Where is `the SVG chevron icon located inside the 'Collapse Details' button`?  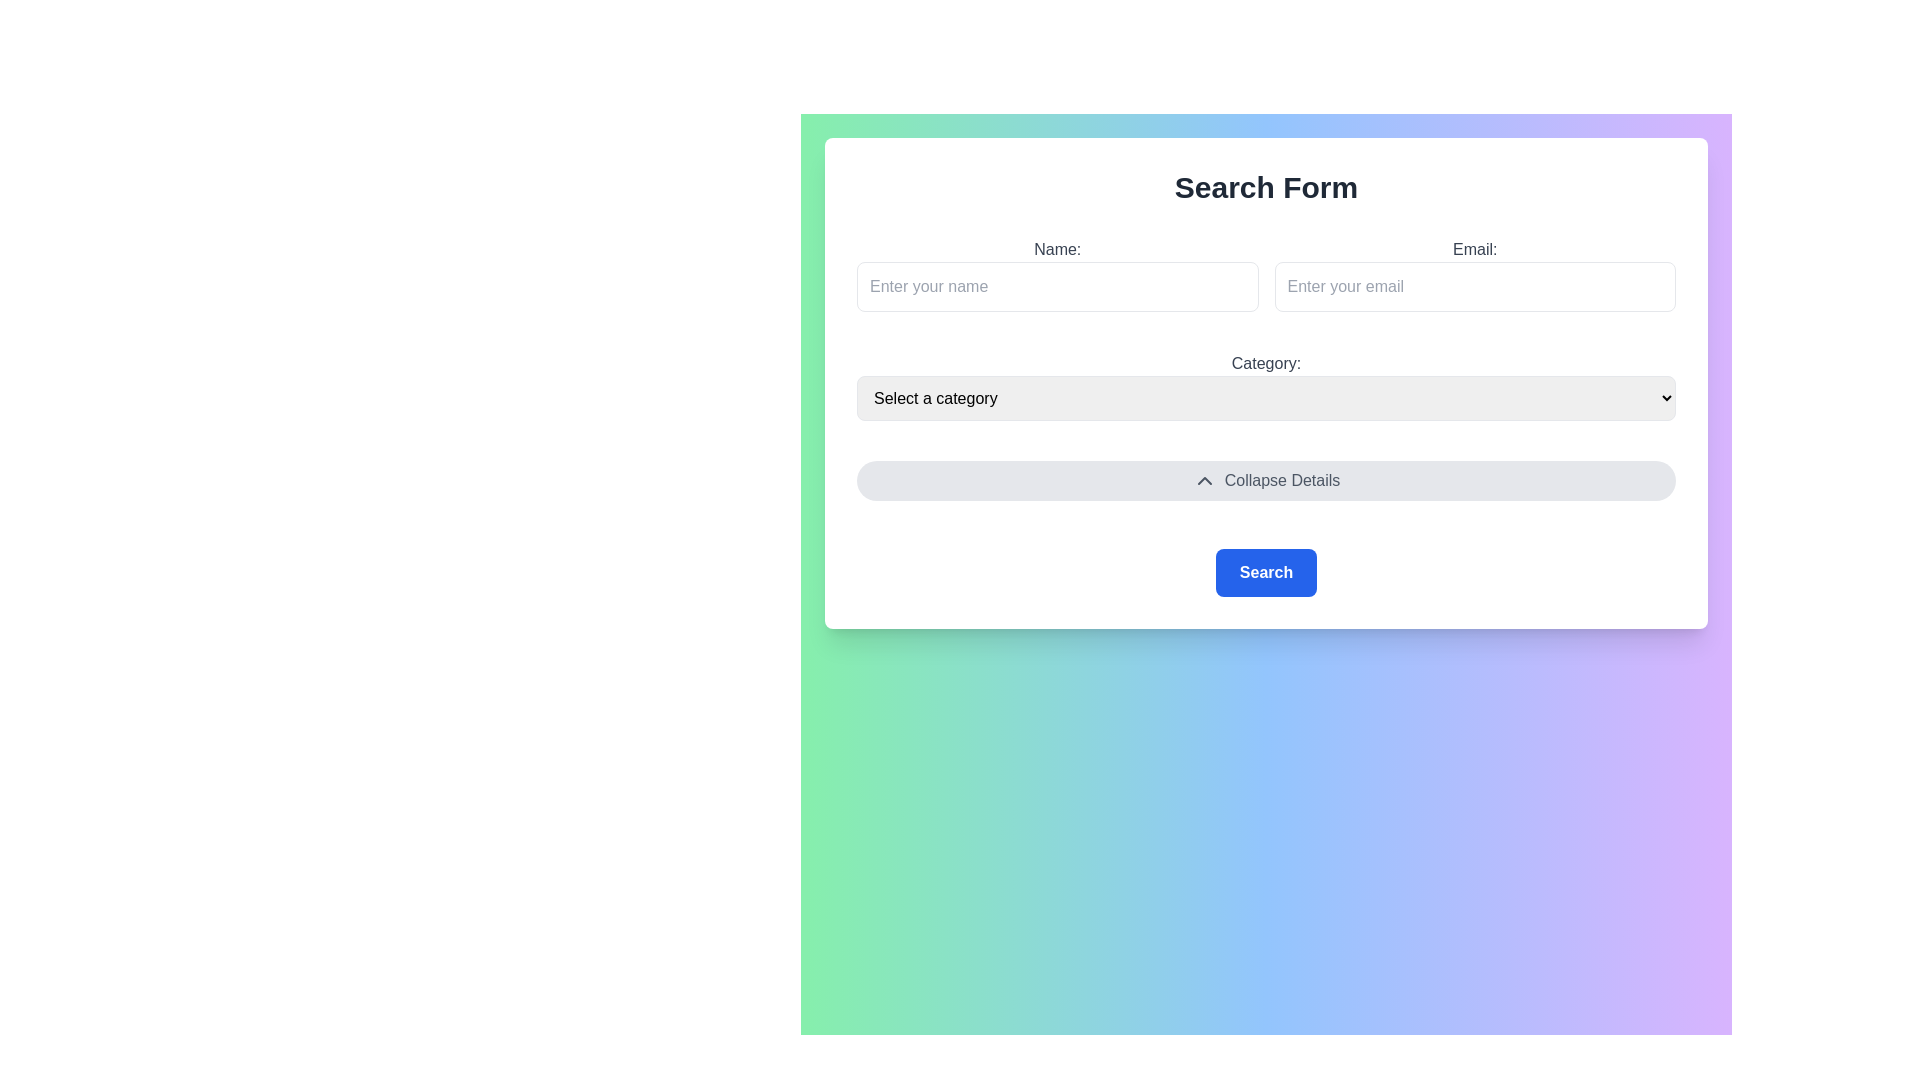
the SVG chevron icon located inside the 'Collapse Details' button is located at coordinates (1203, 481).